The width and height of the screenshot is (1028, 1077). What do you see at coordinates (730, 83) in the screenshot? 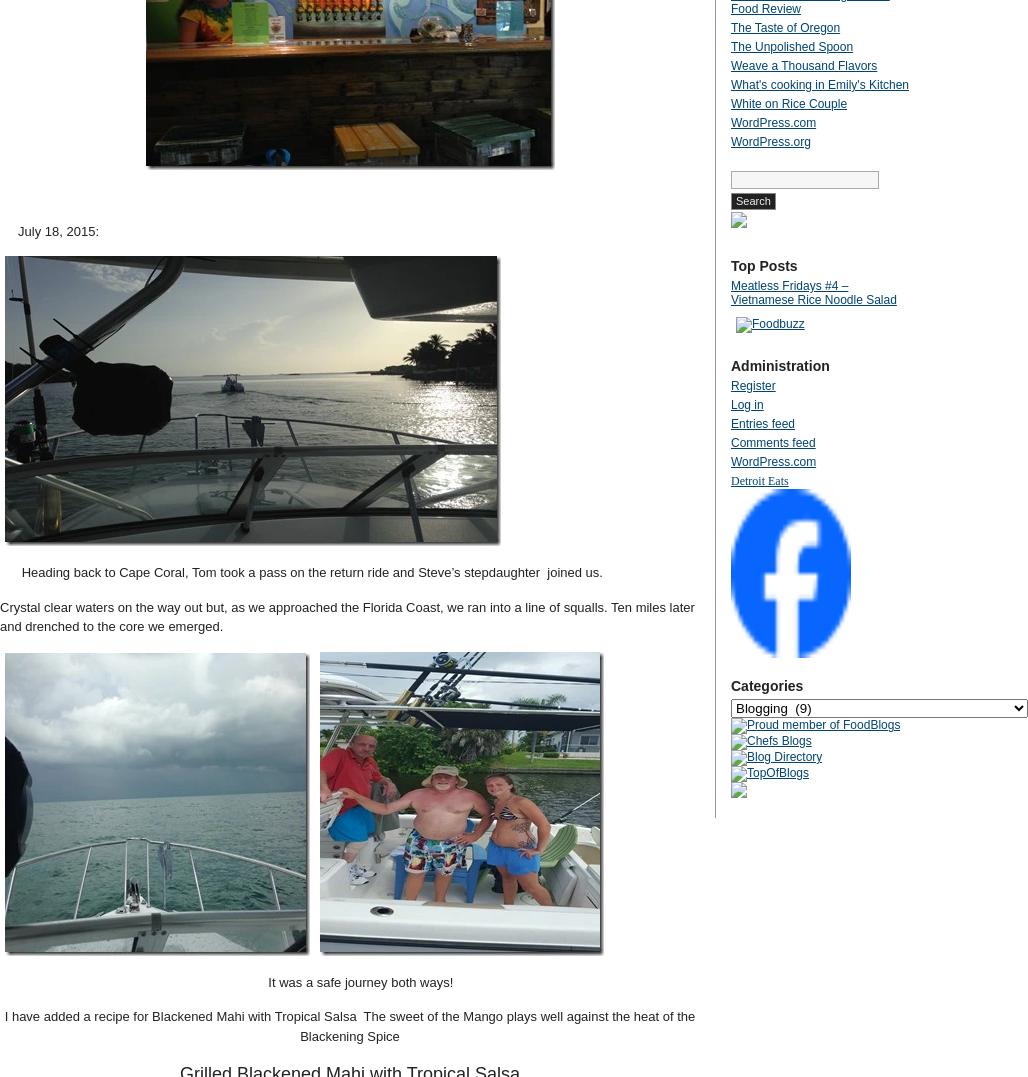
I see `'What's cooking in Emily's Kitchen'` at bounding box center [730, 83].